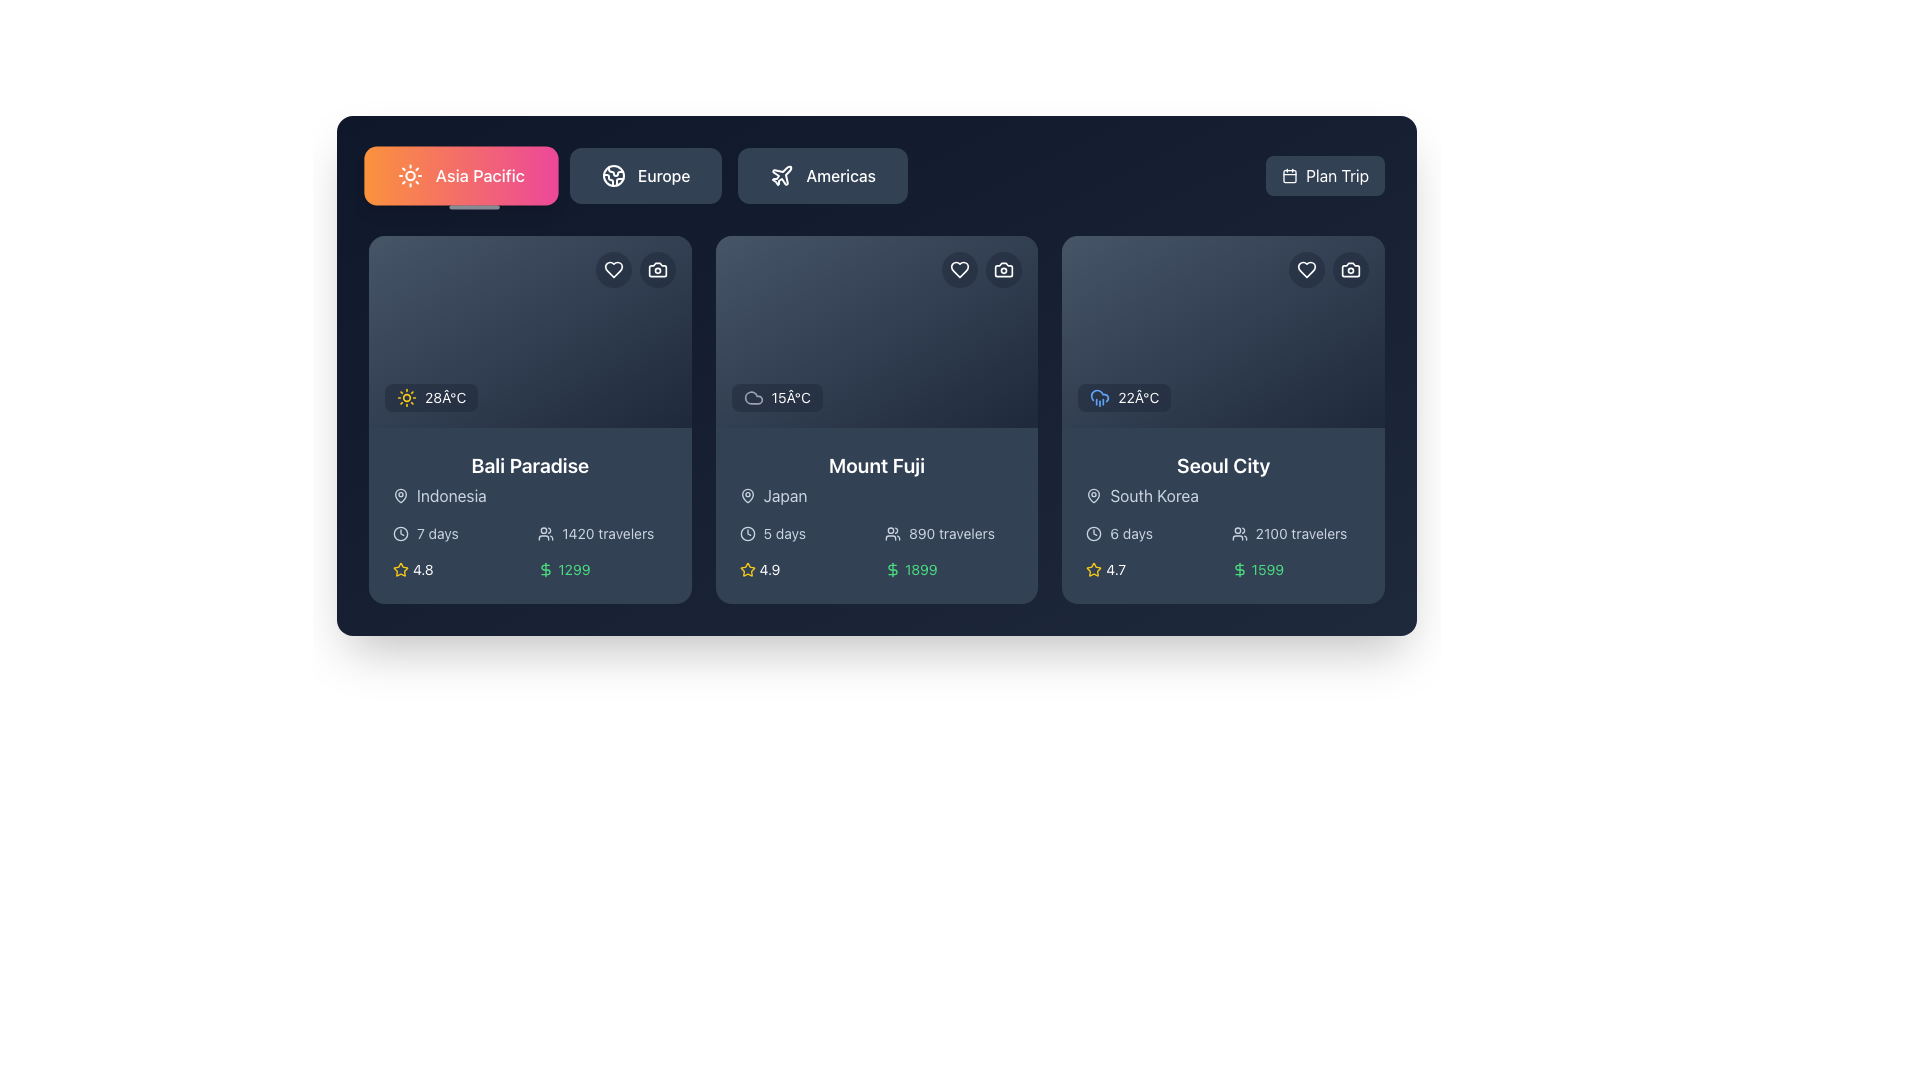  Describe the element at coordinates (1093, 570) in the screenshot. I see `the first star icon with a gold outline next to the numeric rating '4.7' in the third card section representing 'Seoul City'` at that location.